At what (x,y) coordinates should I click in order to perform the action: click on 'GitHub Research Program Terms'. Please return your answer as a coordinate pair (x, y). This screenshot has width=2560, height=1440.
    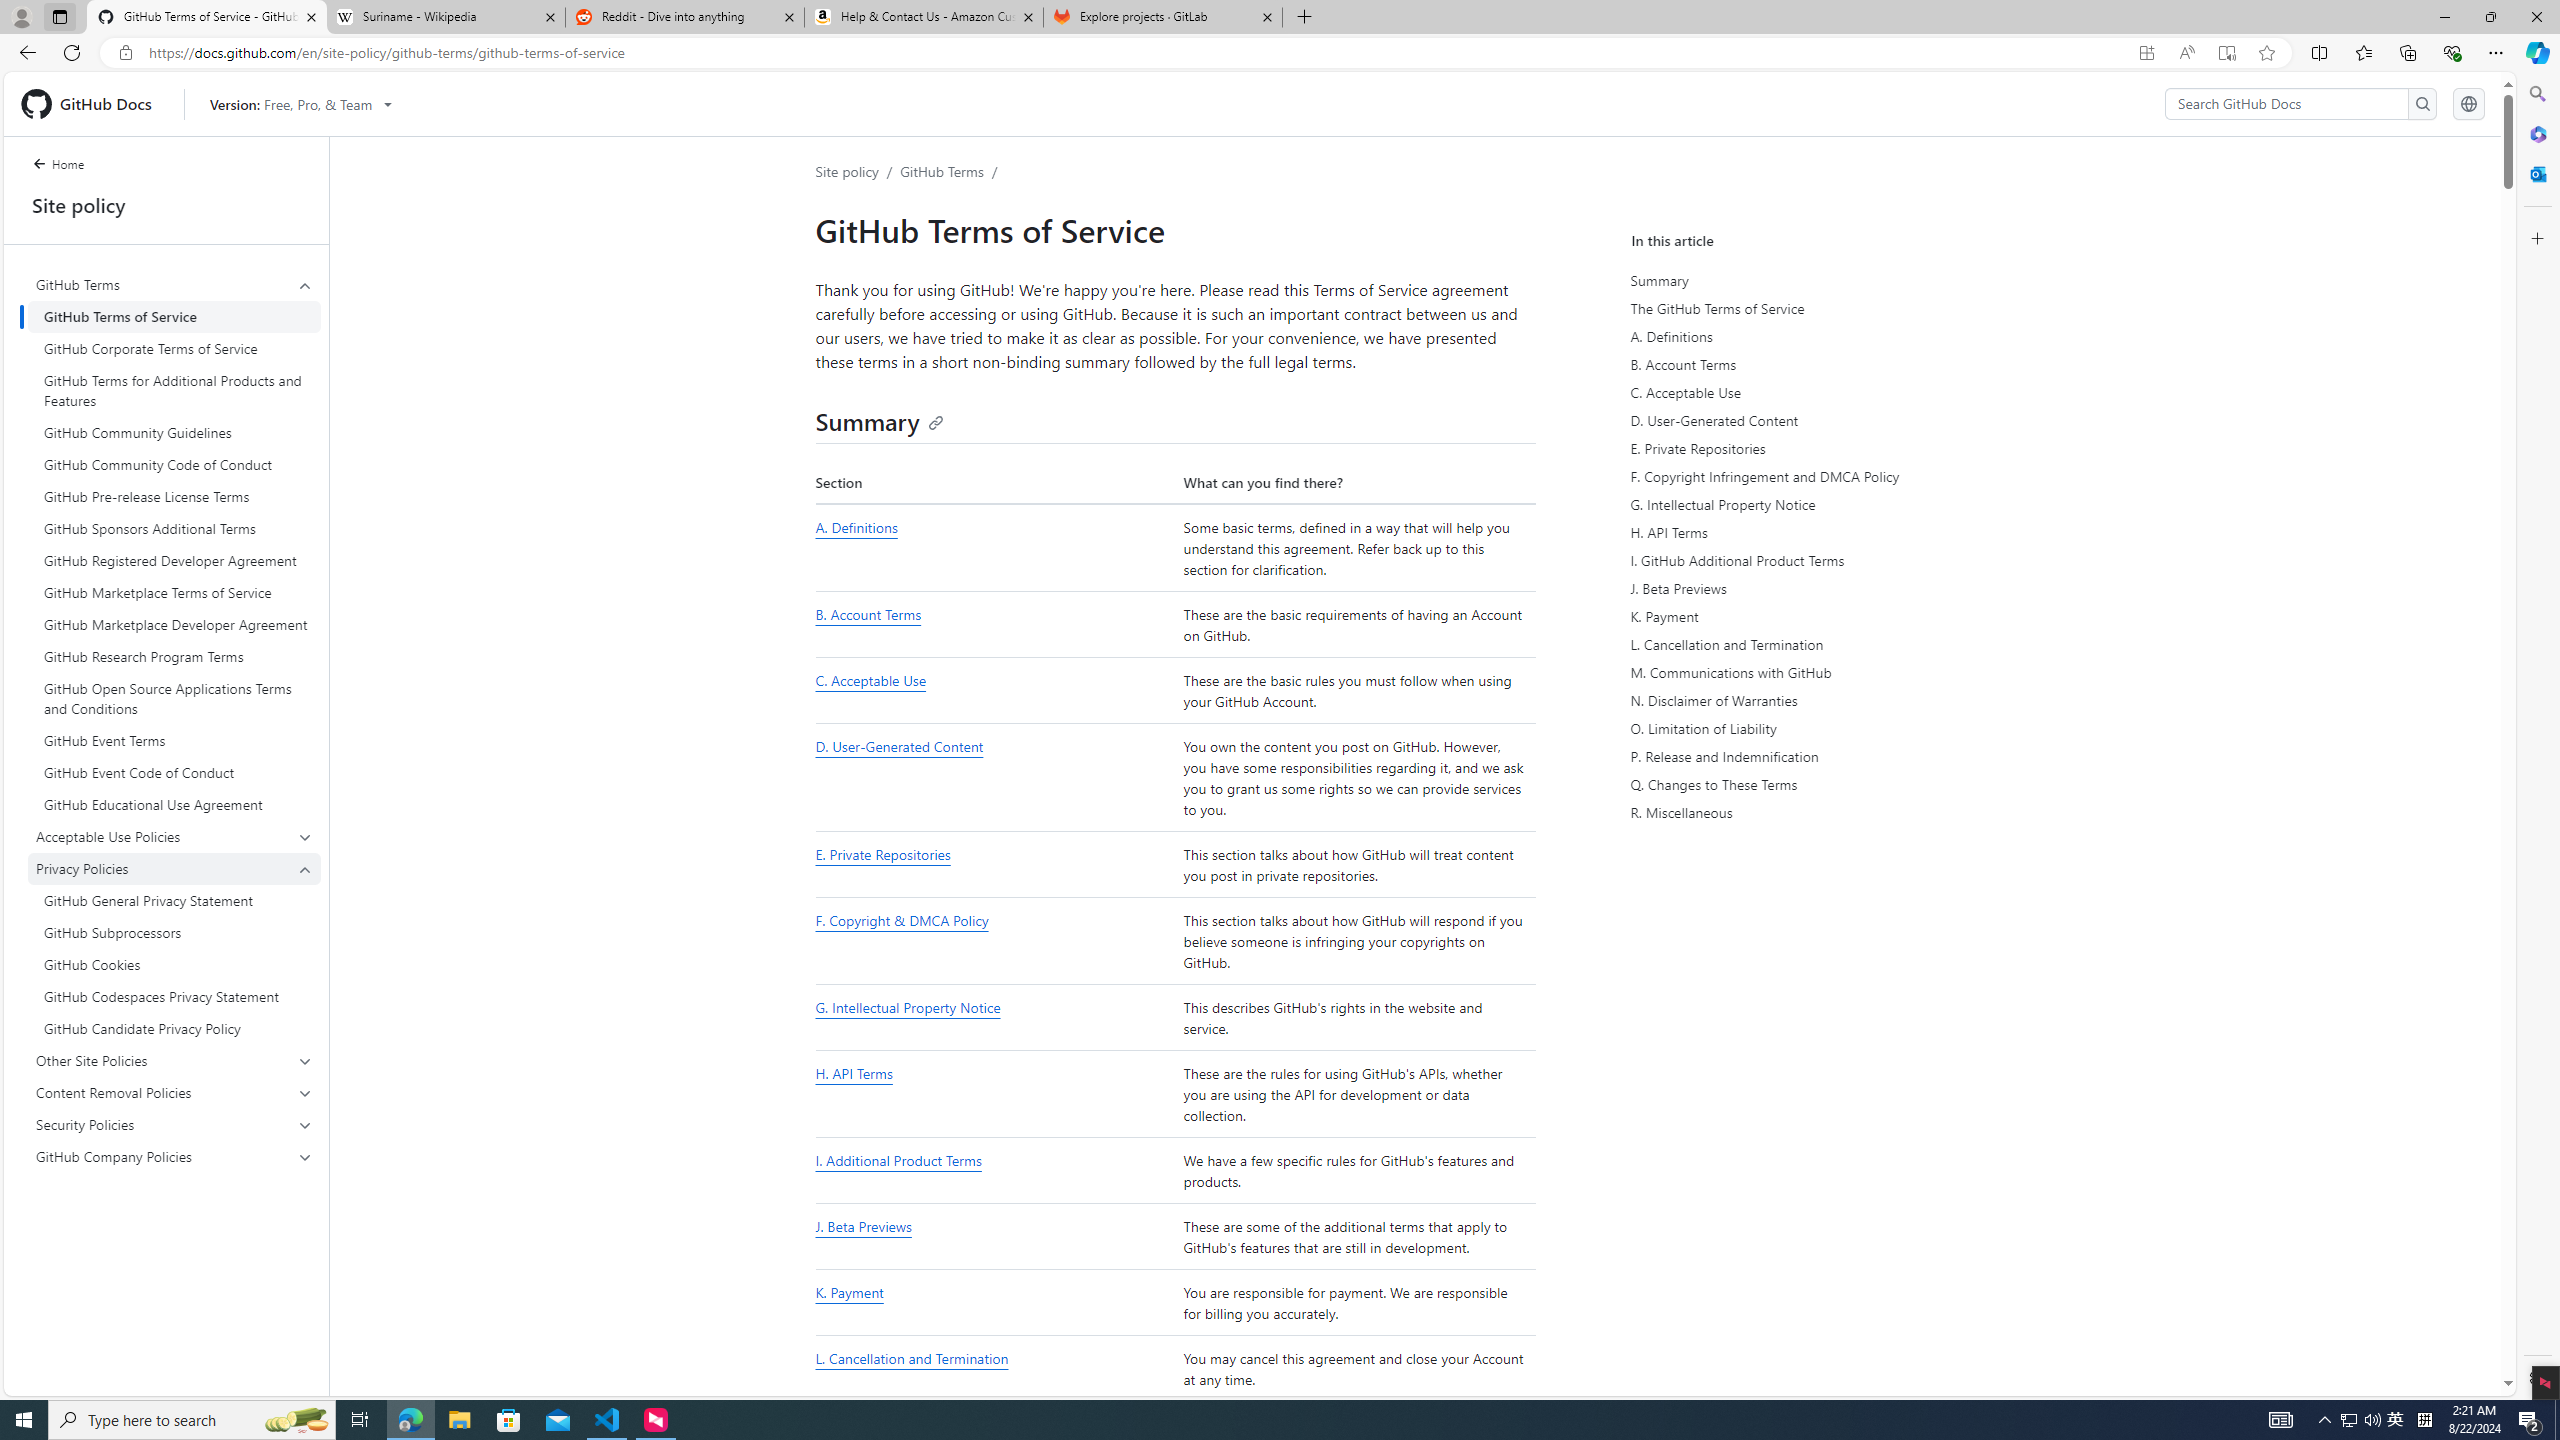
    Looking at the image, I should click on (174, 655).